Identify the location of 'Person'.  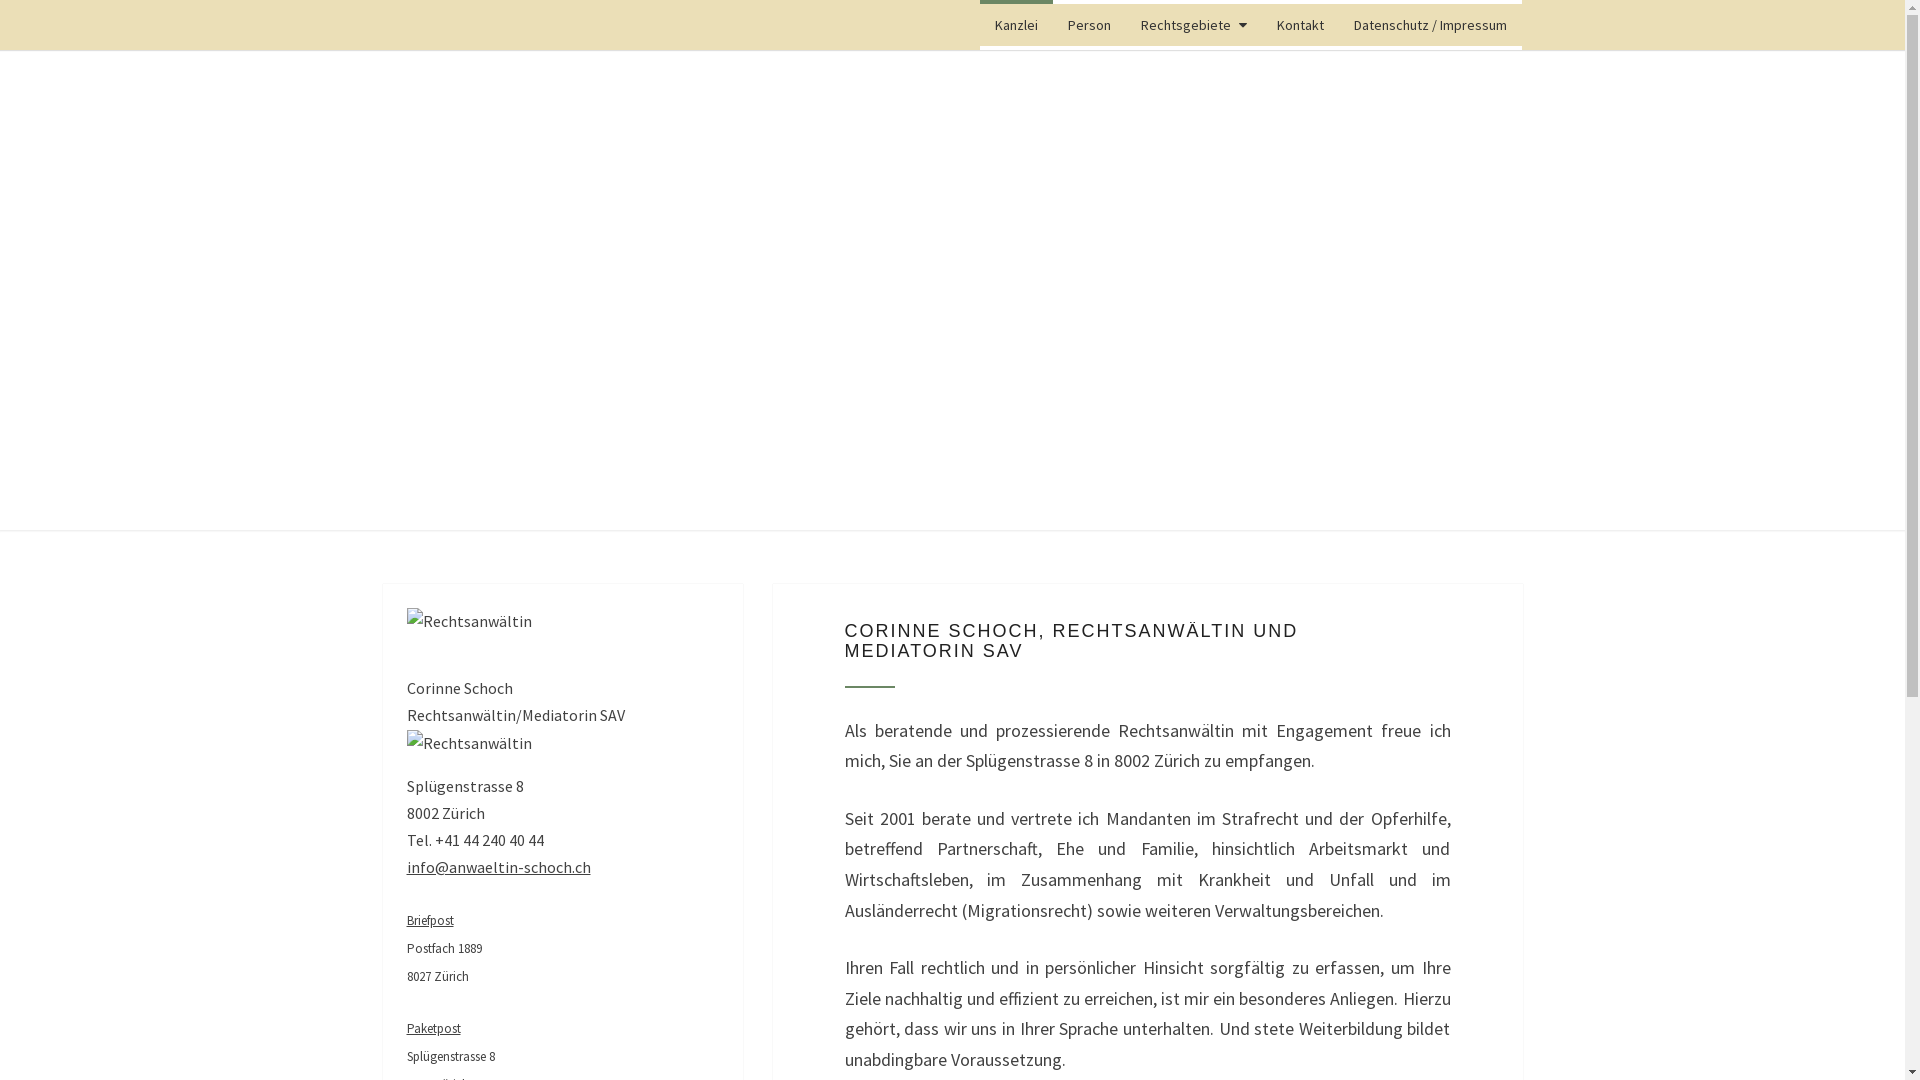
(1088, 24).